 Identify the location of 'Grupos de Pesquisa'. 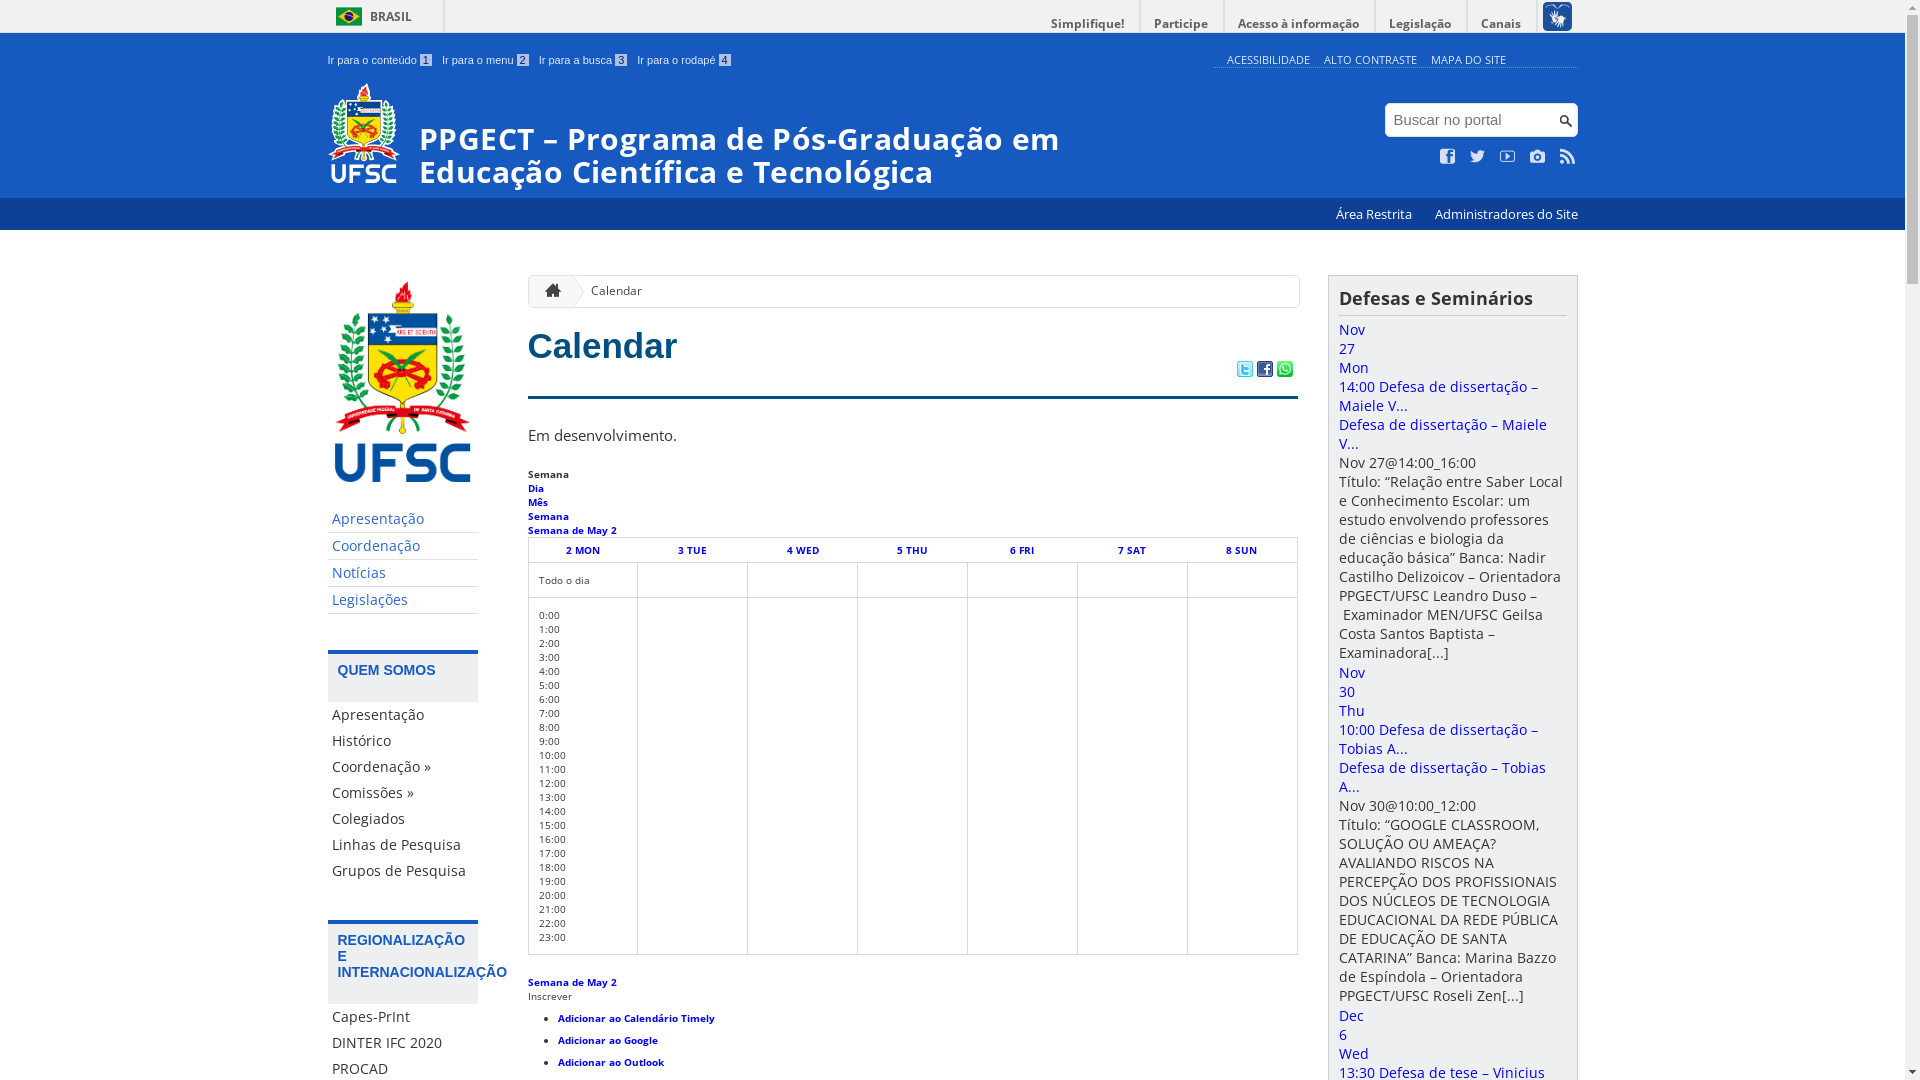
(402, 870).